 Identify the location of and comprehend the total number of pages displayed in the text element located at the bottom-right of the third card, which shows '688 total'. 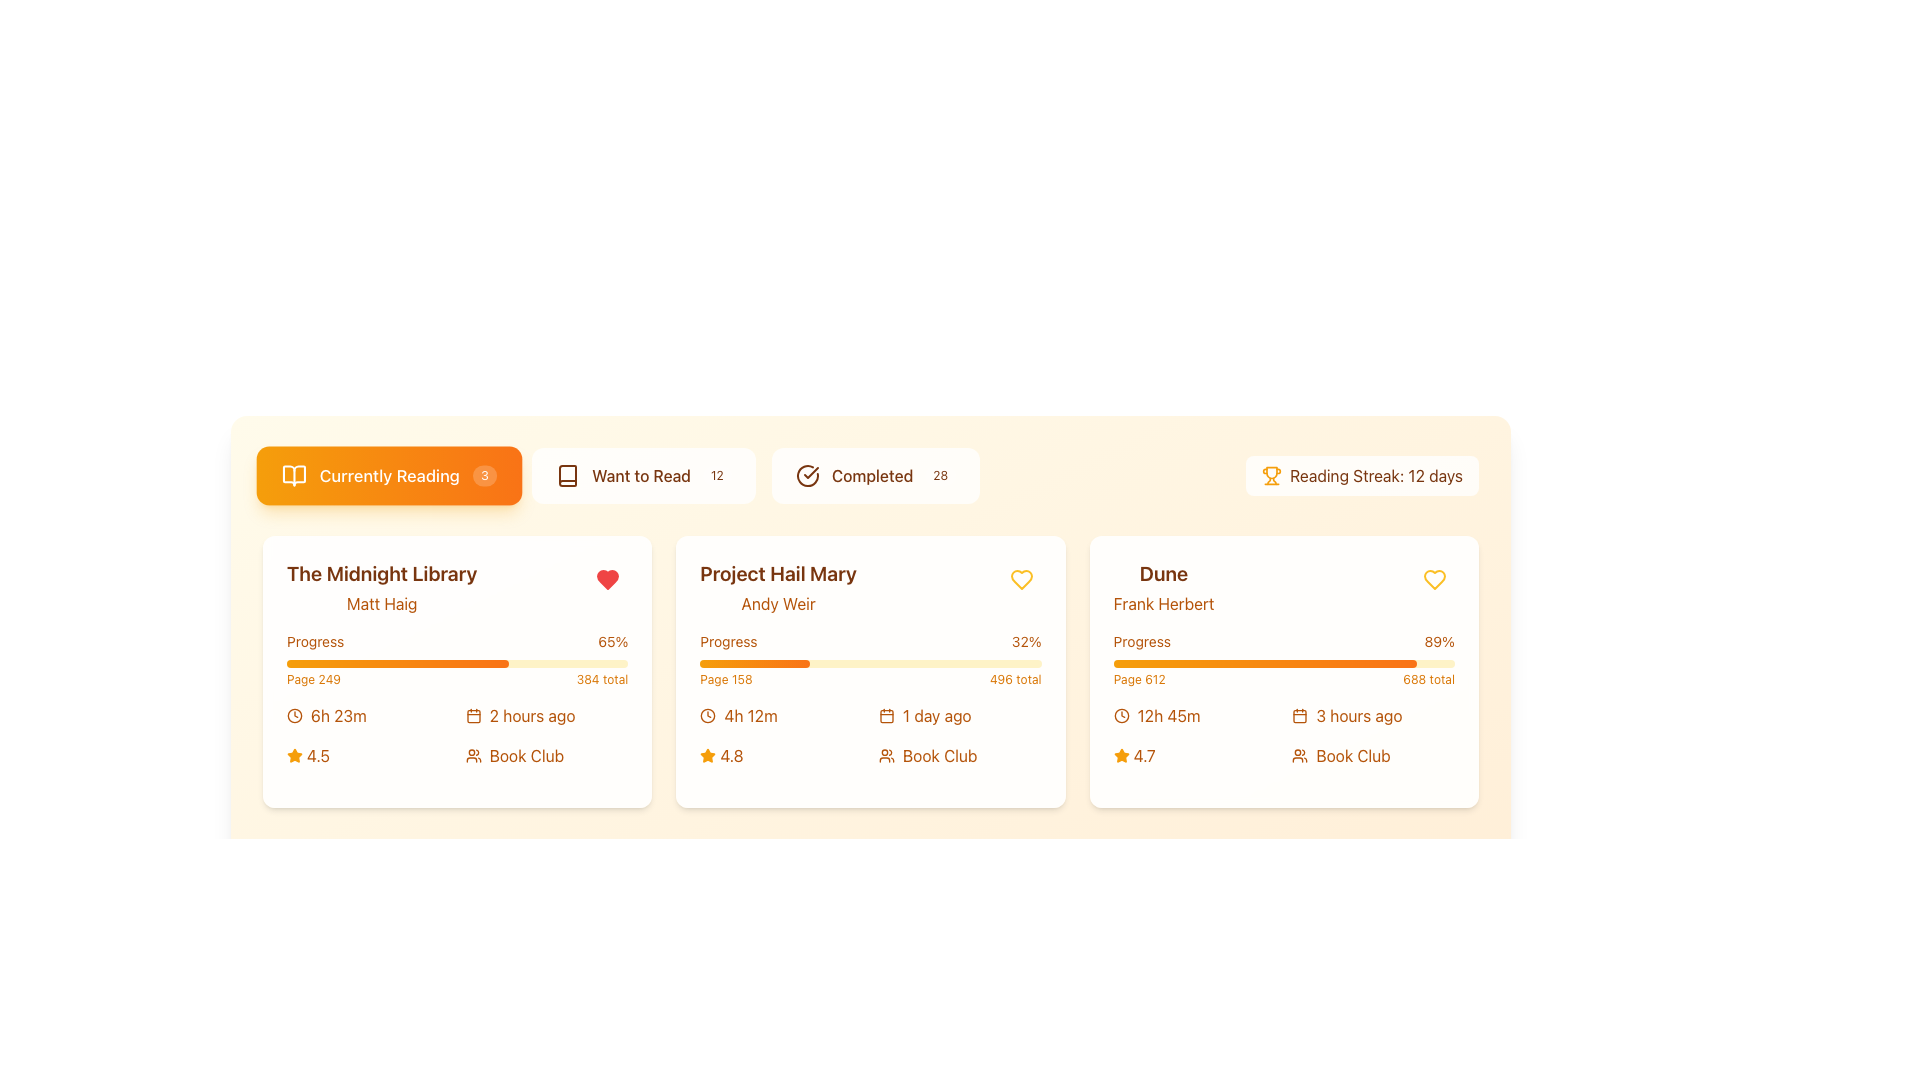
(1428, 678).